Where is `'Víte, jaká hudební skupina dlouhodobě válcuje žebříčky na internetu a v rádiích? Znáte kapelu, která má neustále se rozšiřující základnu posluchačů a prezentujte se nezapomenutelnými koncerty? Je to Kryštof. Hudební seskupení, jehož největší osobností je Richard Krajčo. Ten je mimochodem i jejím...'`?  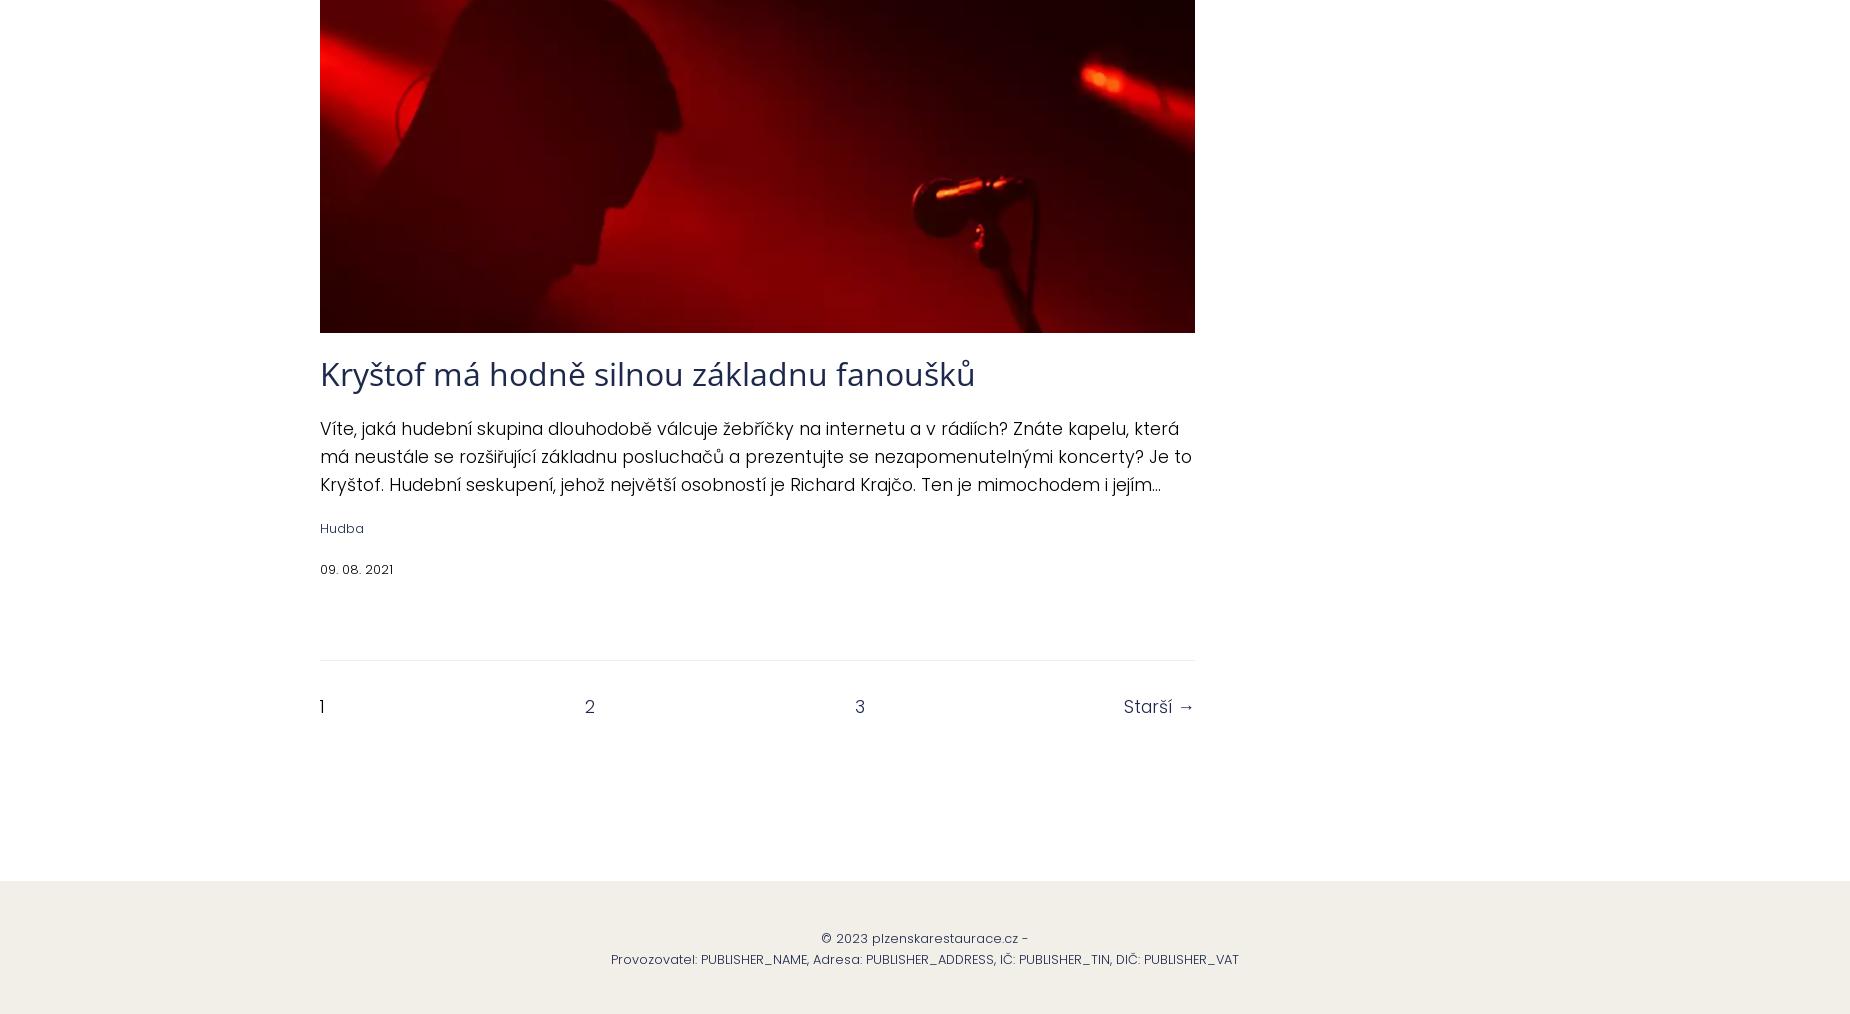
'Víte, jaká hudební skupina dlouhodobě válcuje žebříčky na internetu a v rádiích? Znáte kapelu, která má neustále se rozšiřující základnu posluchačů a prezentujte se nezapomenutelnými koncerty? Je to Kryštof. Hudební seskupení, jehož největší osobností je Richard Krajčo. Ten je mimochodem i jejím...' is located at coordinates (755, 456).